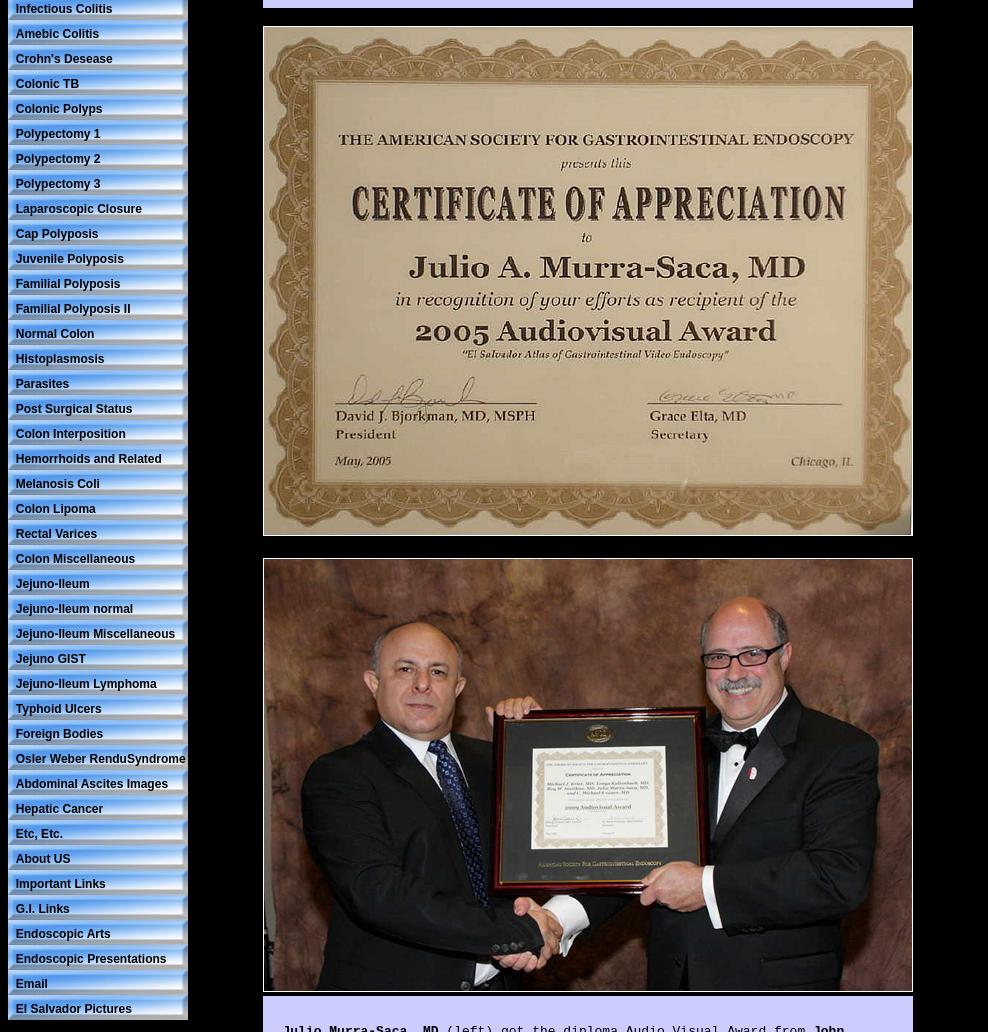 Image resolution: width=988 pixels, height=1032 pixels. What do you see at coordinates (14, 358) in the screenshot?
I see `'Histoplasmosis'` at bounding box center [14, 358].